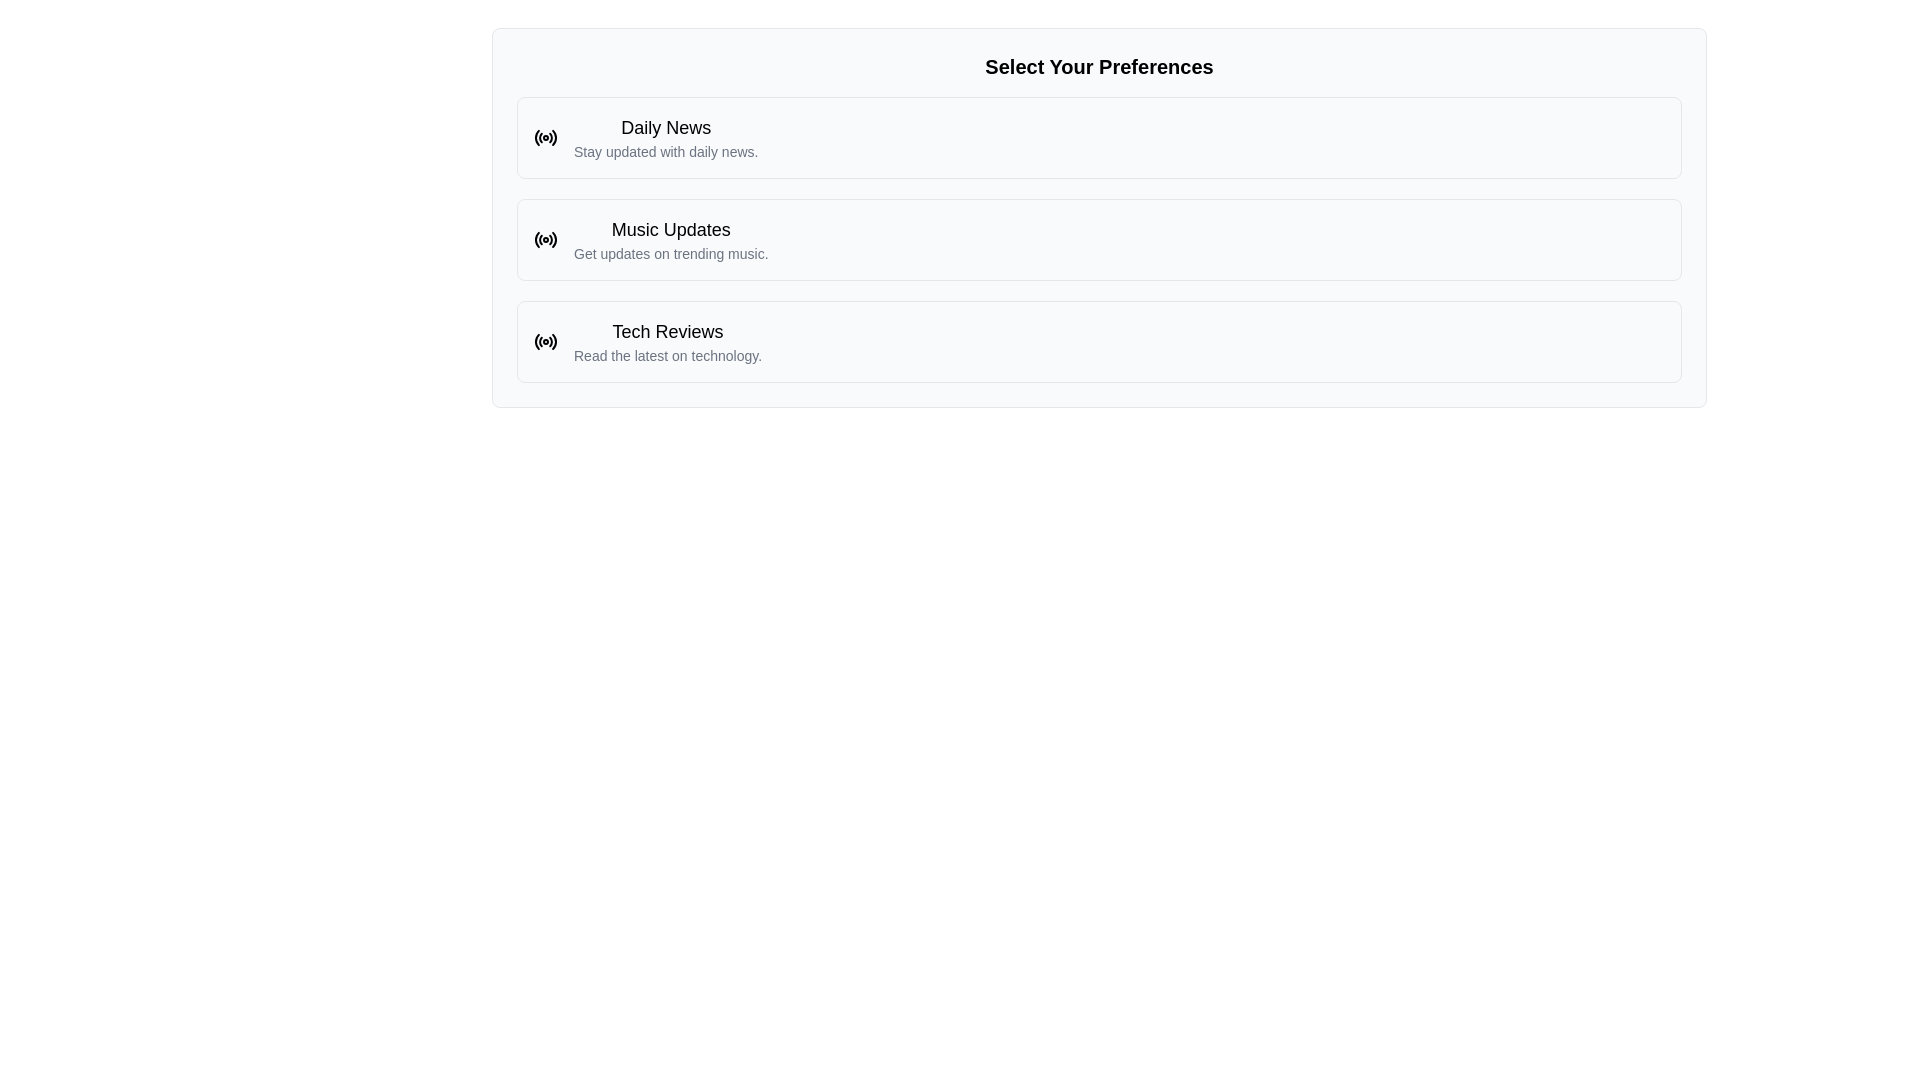  What do you see at coordinates (667, 354) in the screenshot?
I see `the text element that reads 'Read the latest on technology.' which is styled in a smaller font with a light gray color, located below the heading 'Tech Reviews'` at bounding box center [667, 354].